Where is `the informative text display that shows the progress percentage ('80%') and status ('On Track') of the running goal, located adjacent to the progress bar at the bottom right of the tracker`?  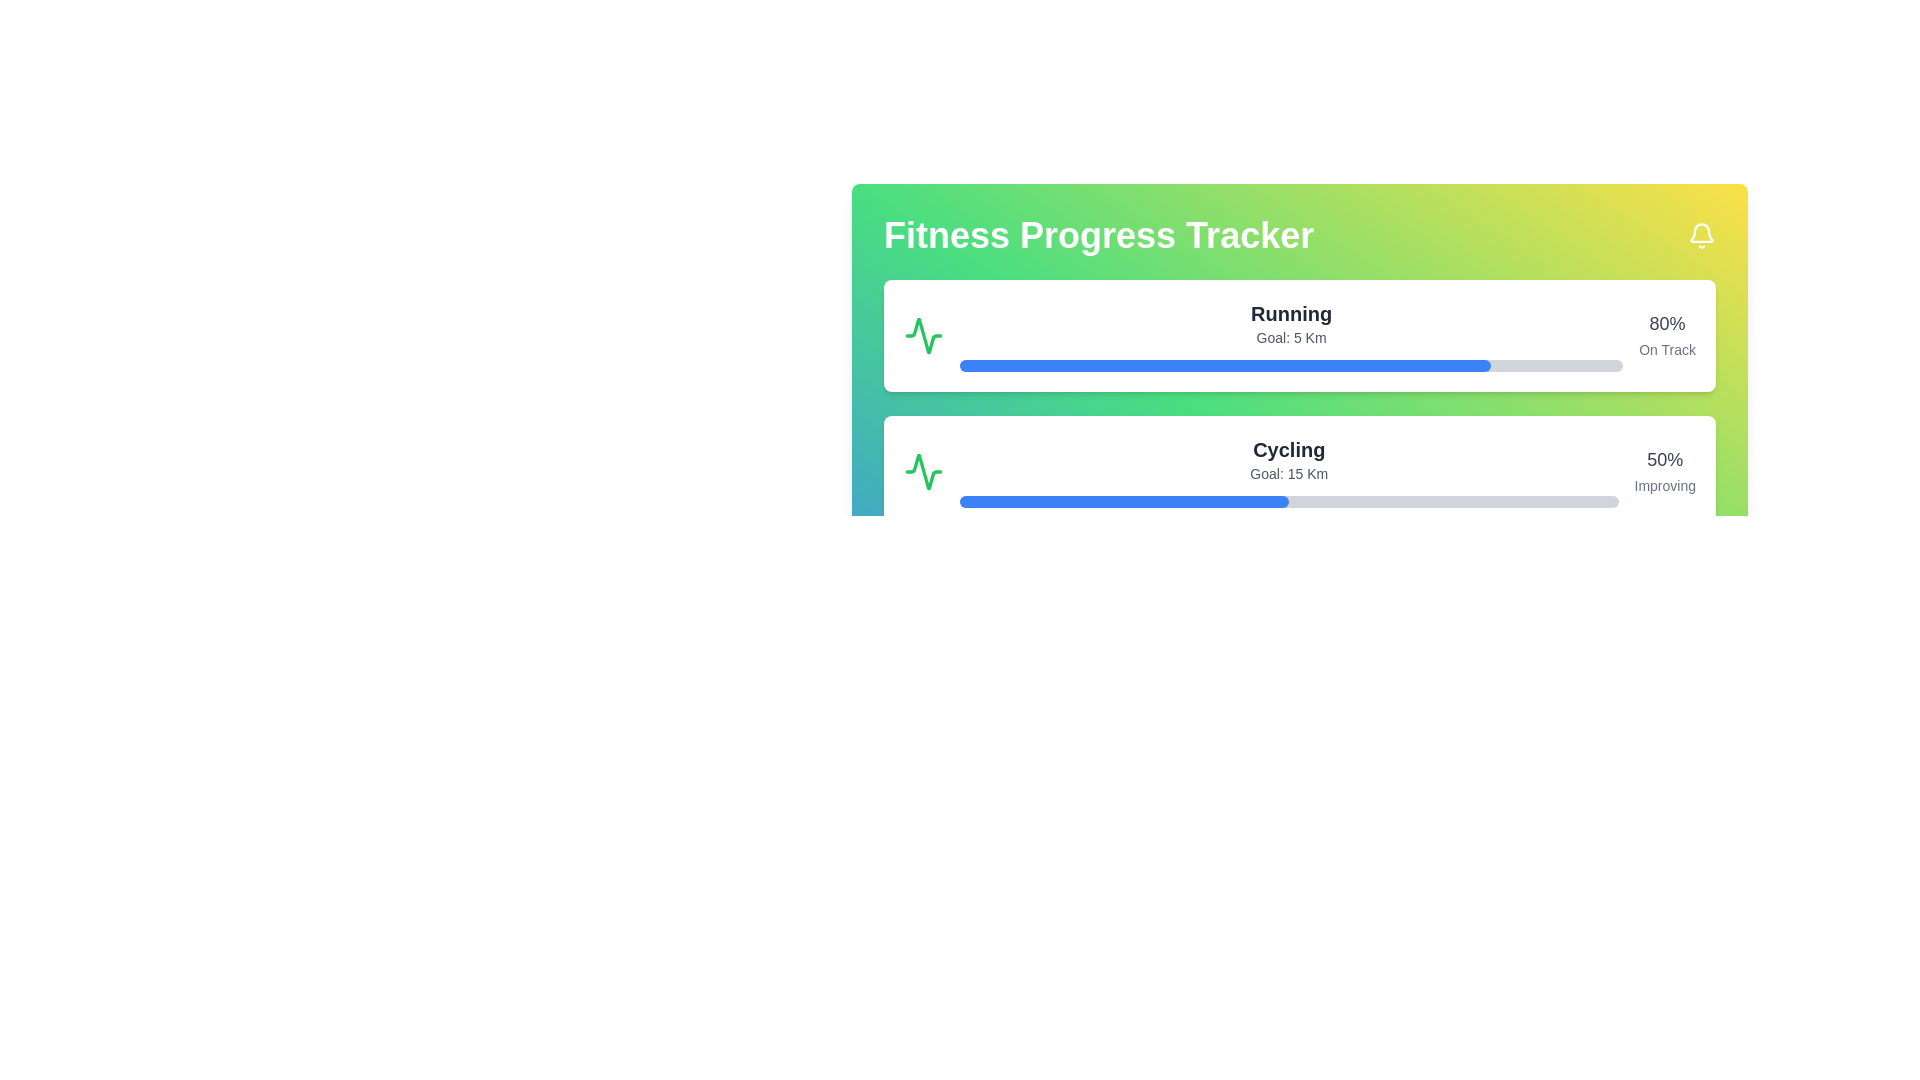
the informative text display that shows the progress percentage ('80%') and status ('On Track') of the running goal, located adjacent to the progress bar at the bottom right of the tracker is located at coordinates (1667, 334).